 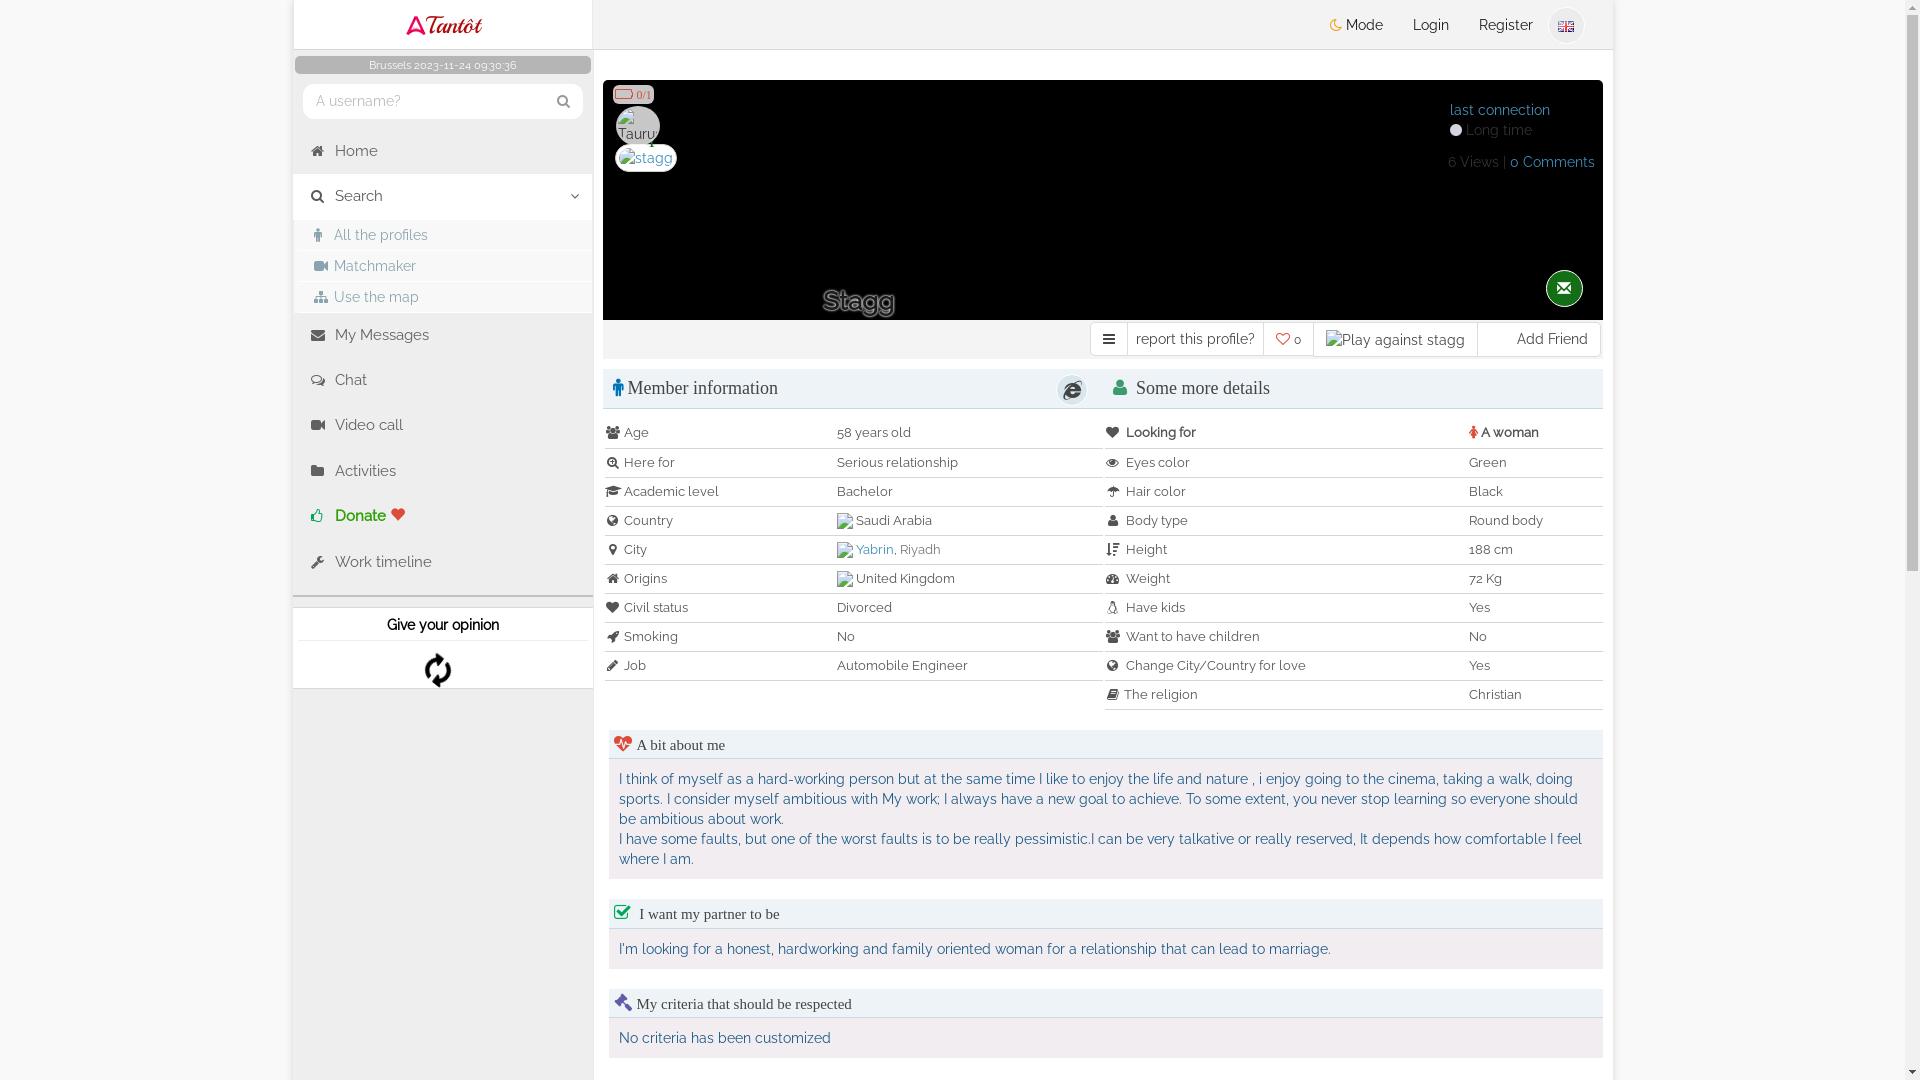 I want to click on 'Home', so click(x=440, y=150).